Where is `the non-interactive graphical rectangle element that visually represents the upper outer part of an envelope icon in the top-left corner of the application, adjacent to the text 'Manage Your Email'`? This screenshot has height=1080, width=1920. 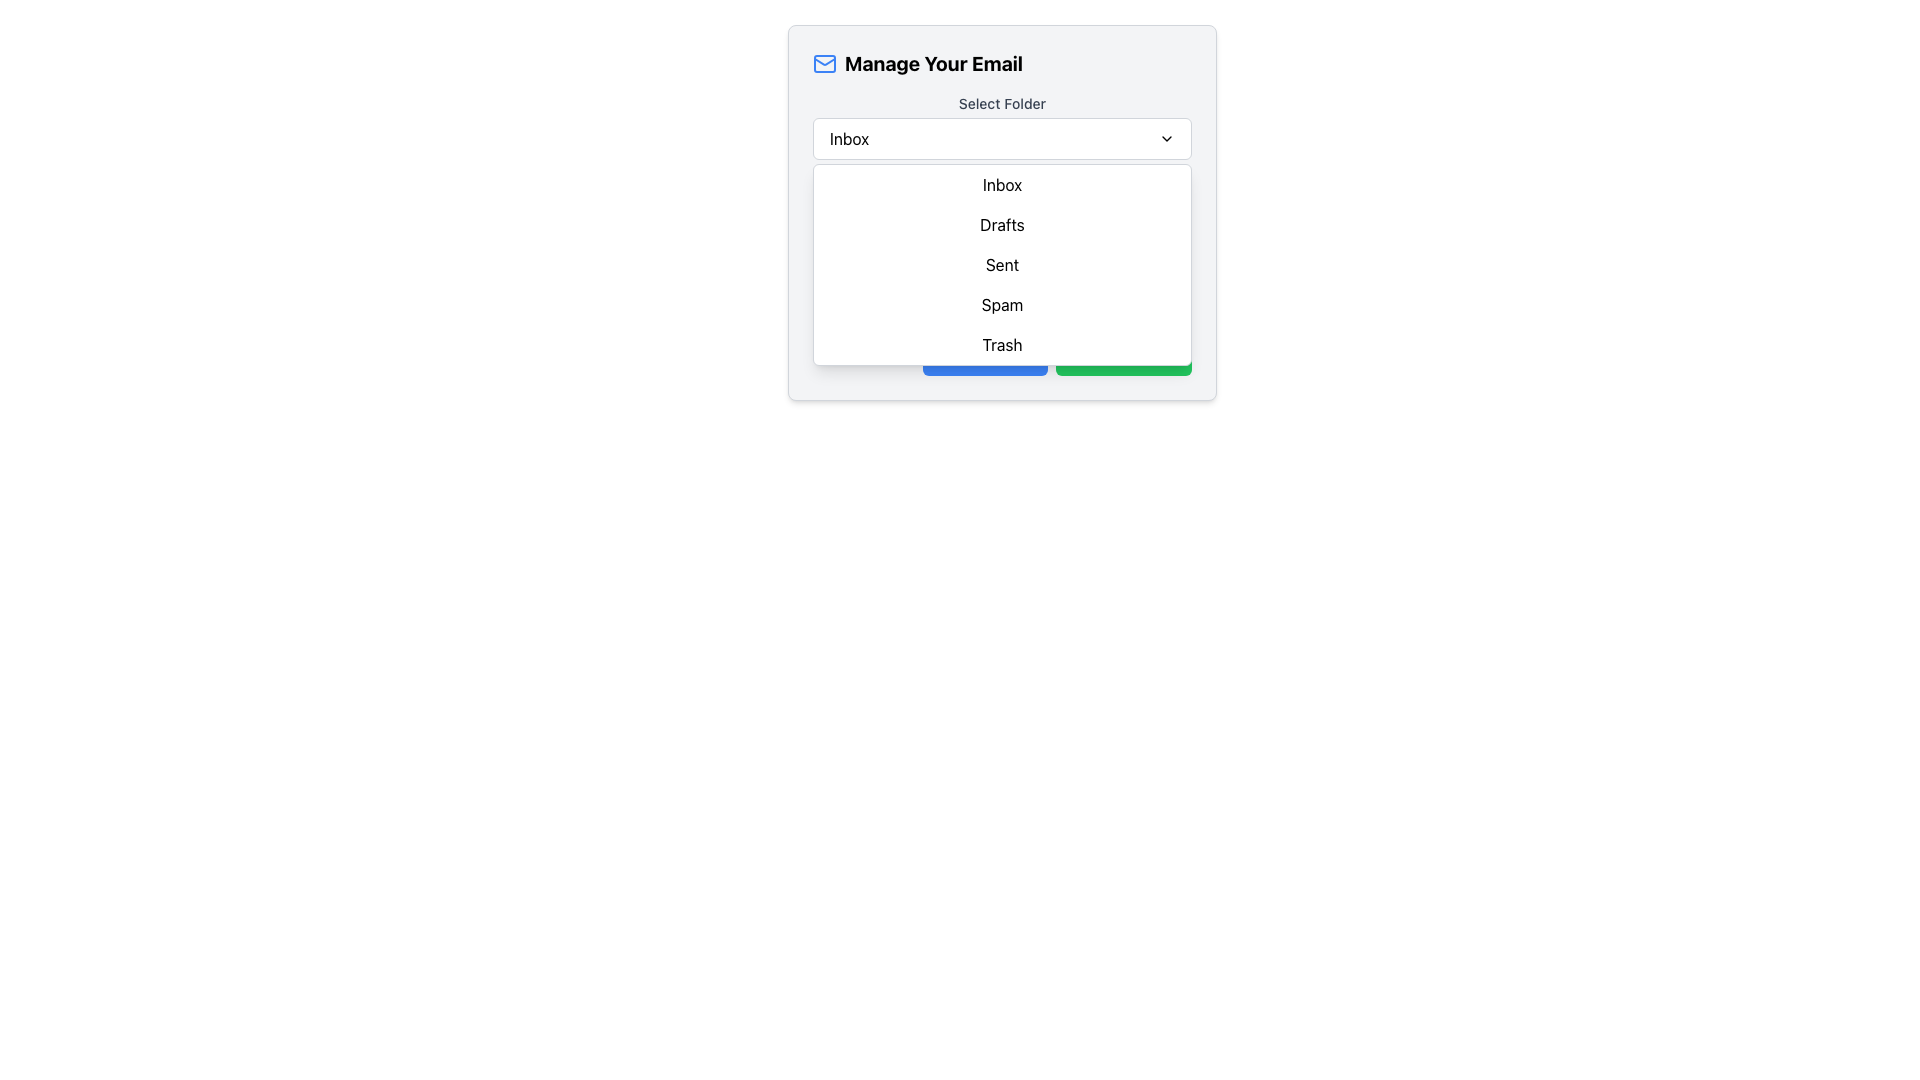 the non-interactive graphical rectangle element that visually represents the upper outer part of an envelope icon in the top-left corner of the application, adjacent to the text 'Manage Your Email' is located at coordinates (825, 63).